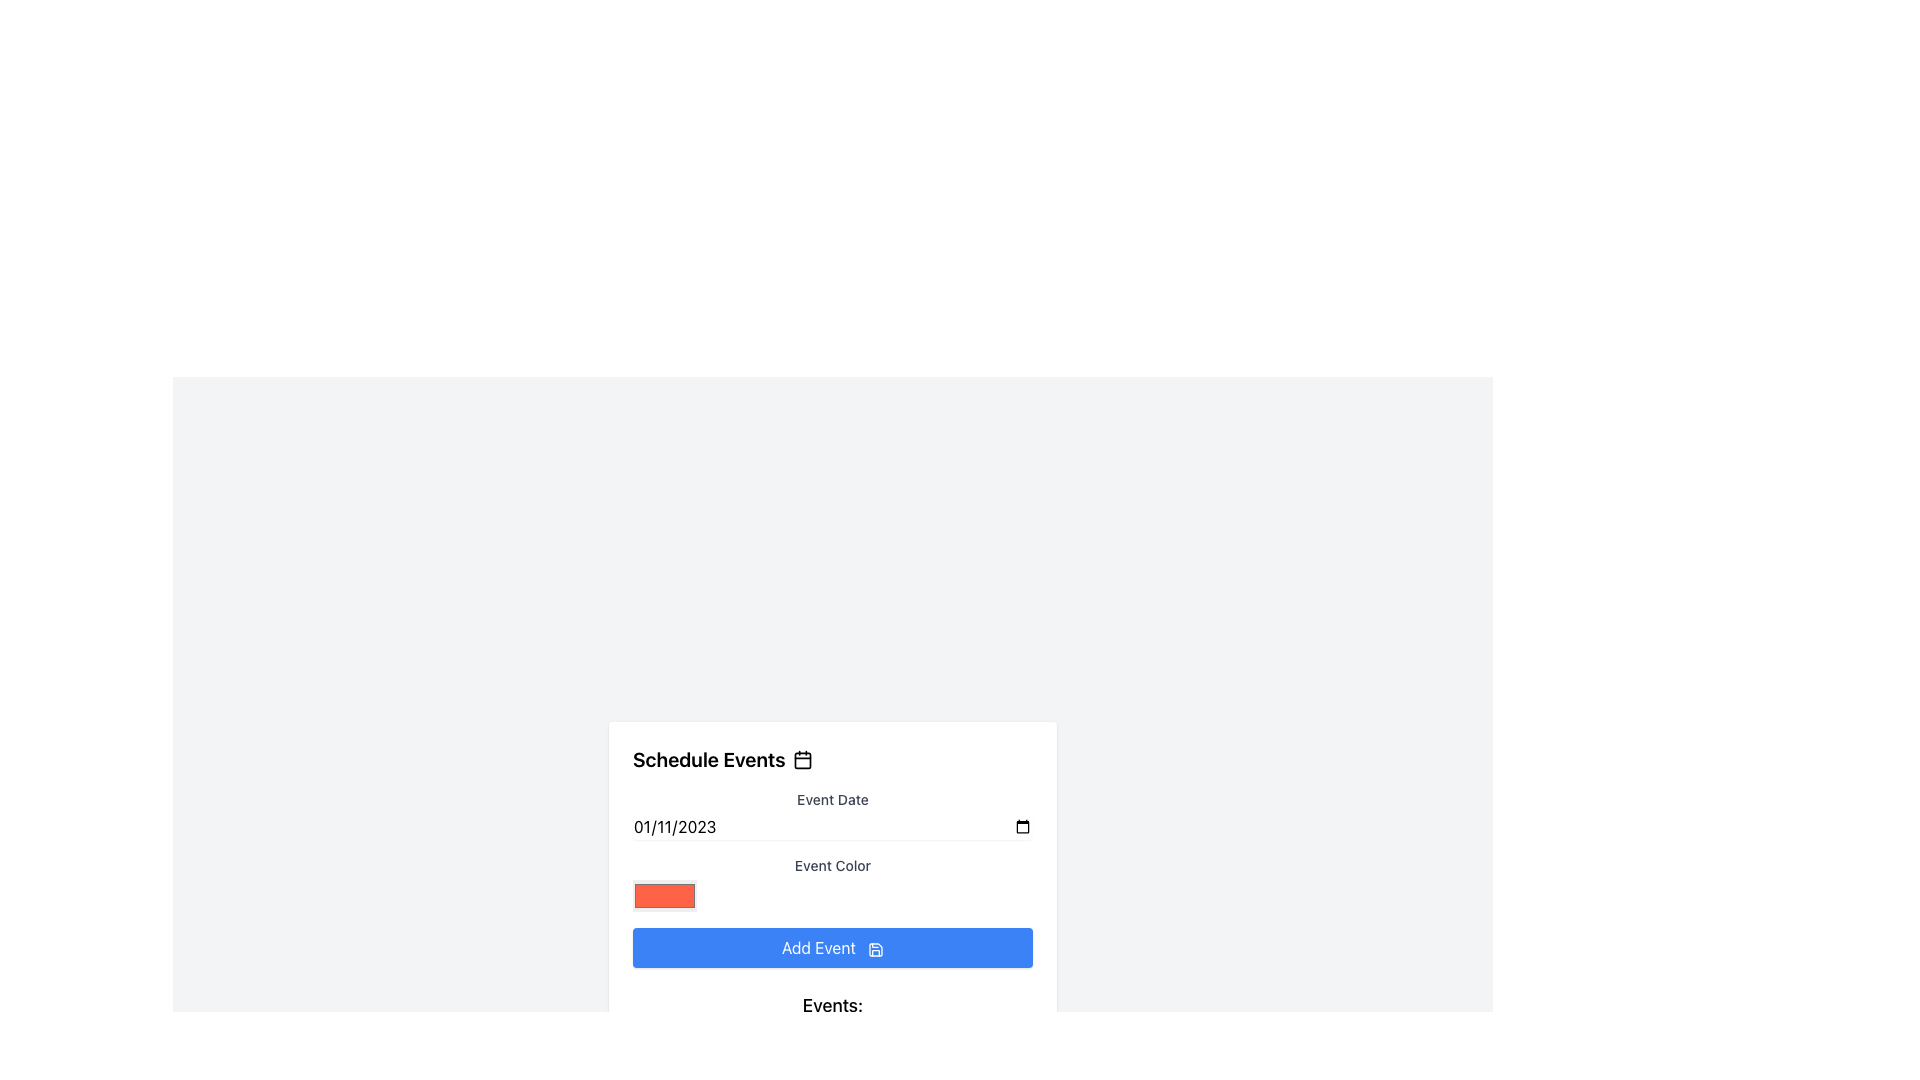 This screenshot has height=1080, width=1920. Describe the element at coordinates (833, 798) in the screenshot. I see `'Event Date' label, which is styled in gray and is located above the date input field in the Schedule Events form` at that location.